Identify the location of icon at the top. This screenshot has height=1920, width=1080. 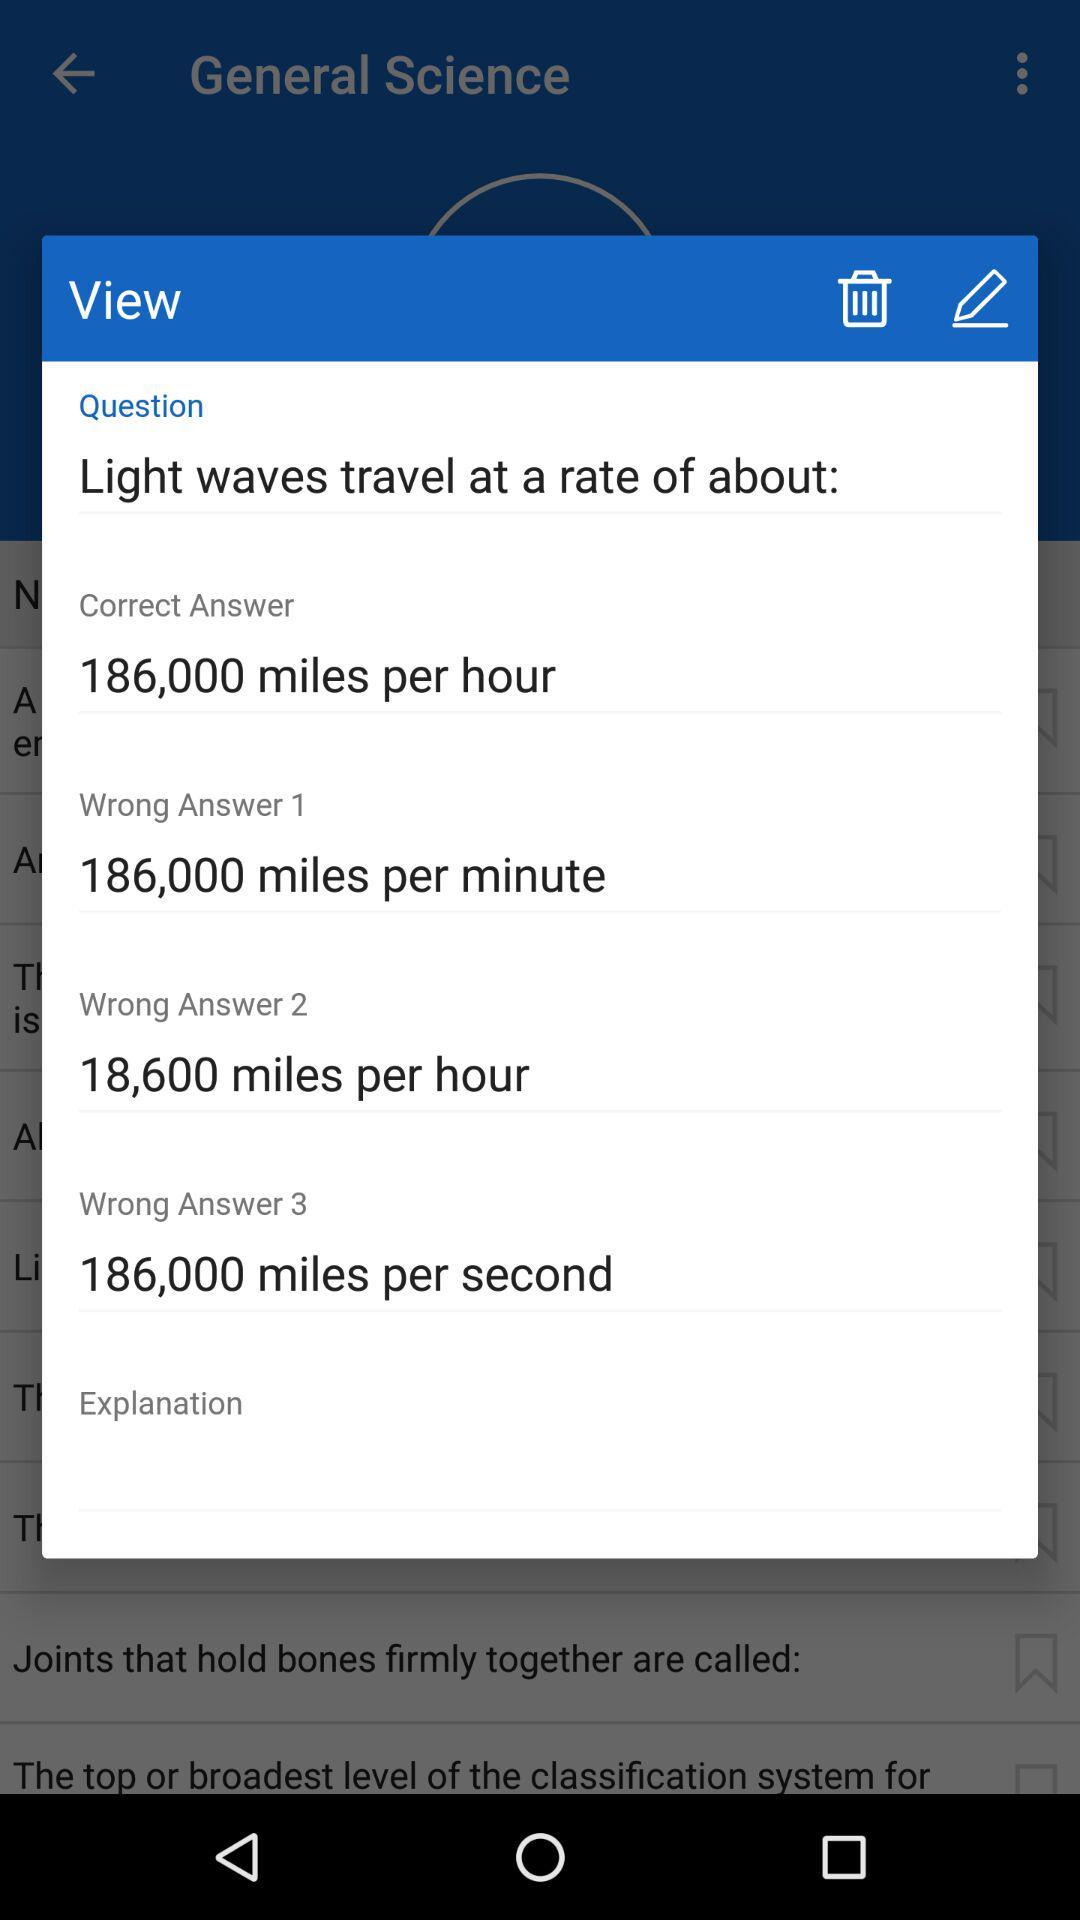
(540, 474).